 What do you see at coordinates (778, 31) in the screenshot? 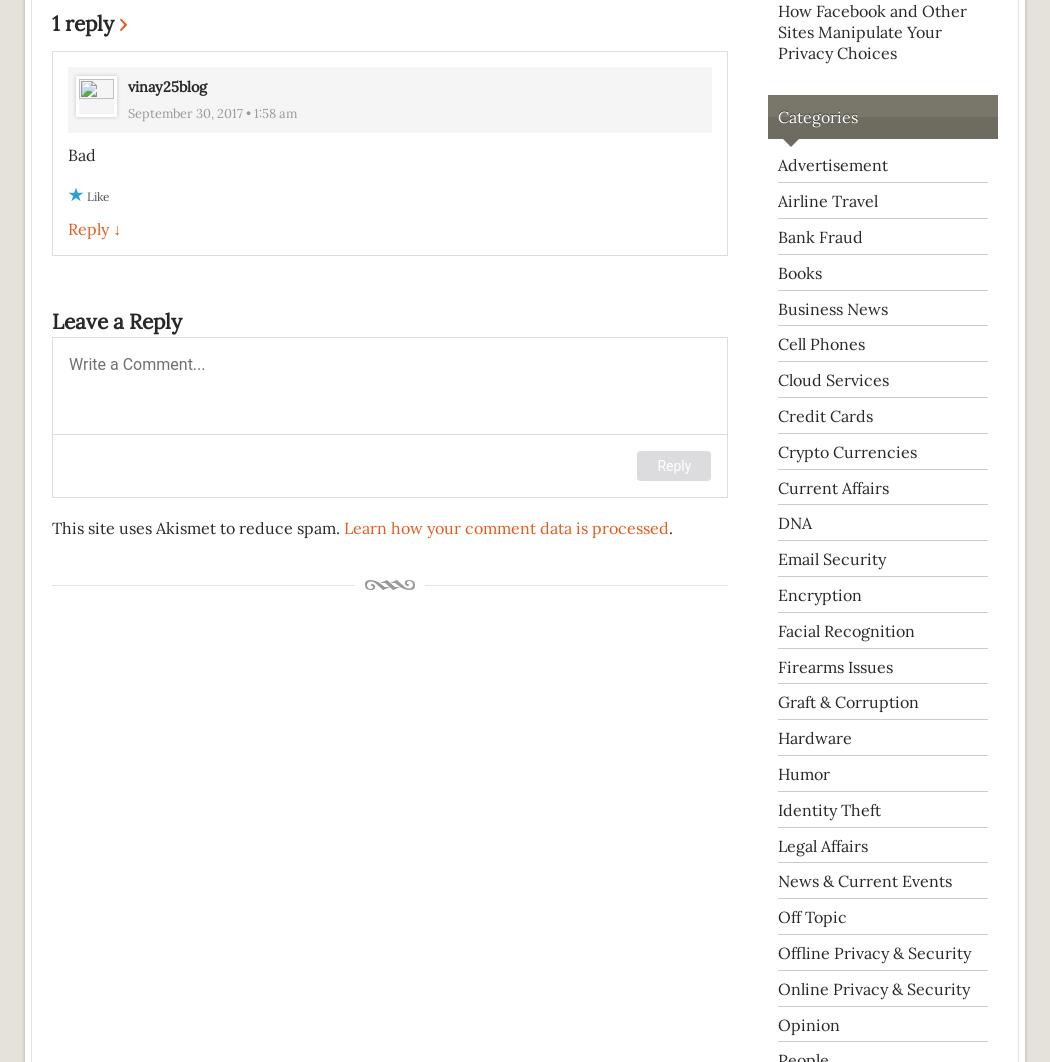
I see `'How Facebook and Other Sites Manipulate Your Privacy Choices'` at bounding box center [778, 31].